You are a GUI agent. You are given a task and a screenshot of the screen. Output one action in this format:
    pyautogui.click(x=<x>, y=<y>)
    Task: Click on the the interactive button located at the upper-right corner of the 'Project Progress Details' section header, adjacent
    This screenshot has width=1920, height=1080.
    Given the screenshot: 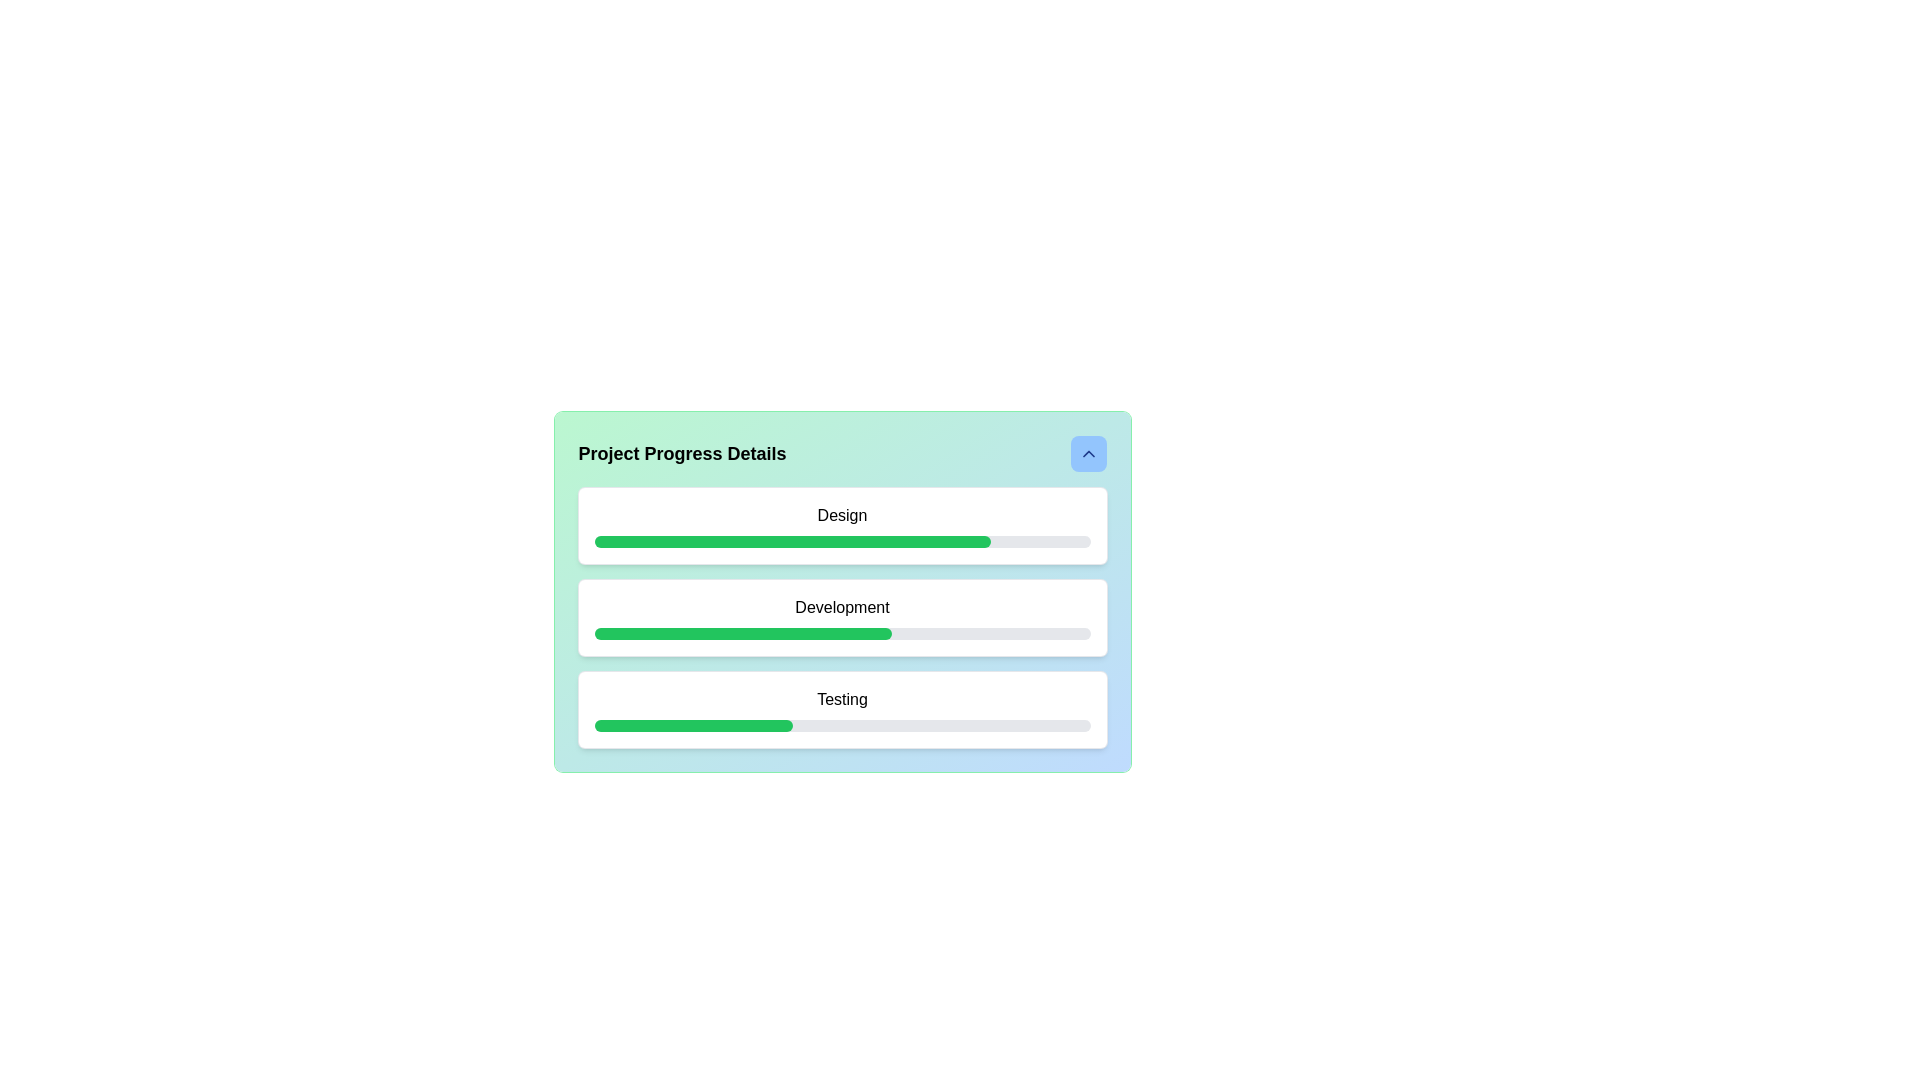 What is the action you would take?
    pyautogui.click(x=1087, y=454)
    